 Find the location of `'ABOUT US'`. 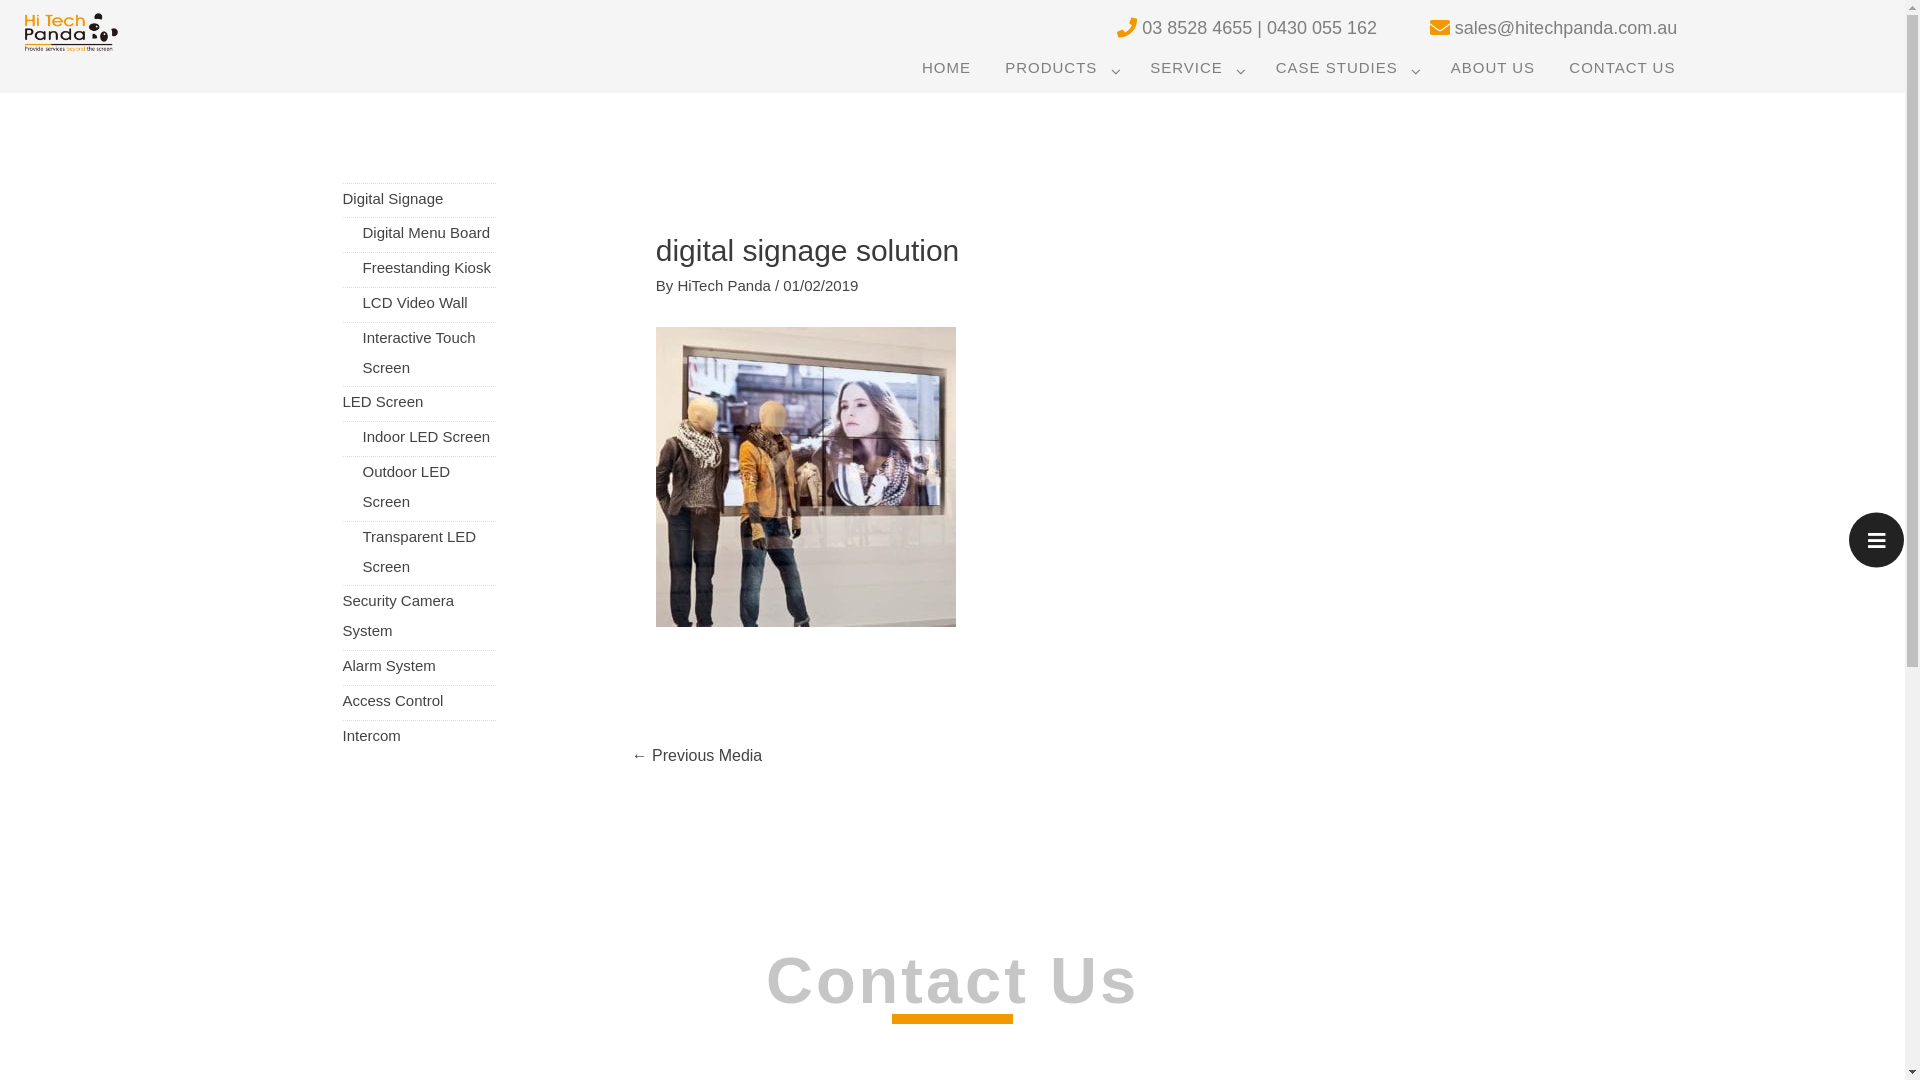

'ABOUT US' is located at coordinates (1434, 67).